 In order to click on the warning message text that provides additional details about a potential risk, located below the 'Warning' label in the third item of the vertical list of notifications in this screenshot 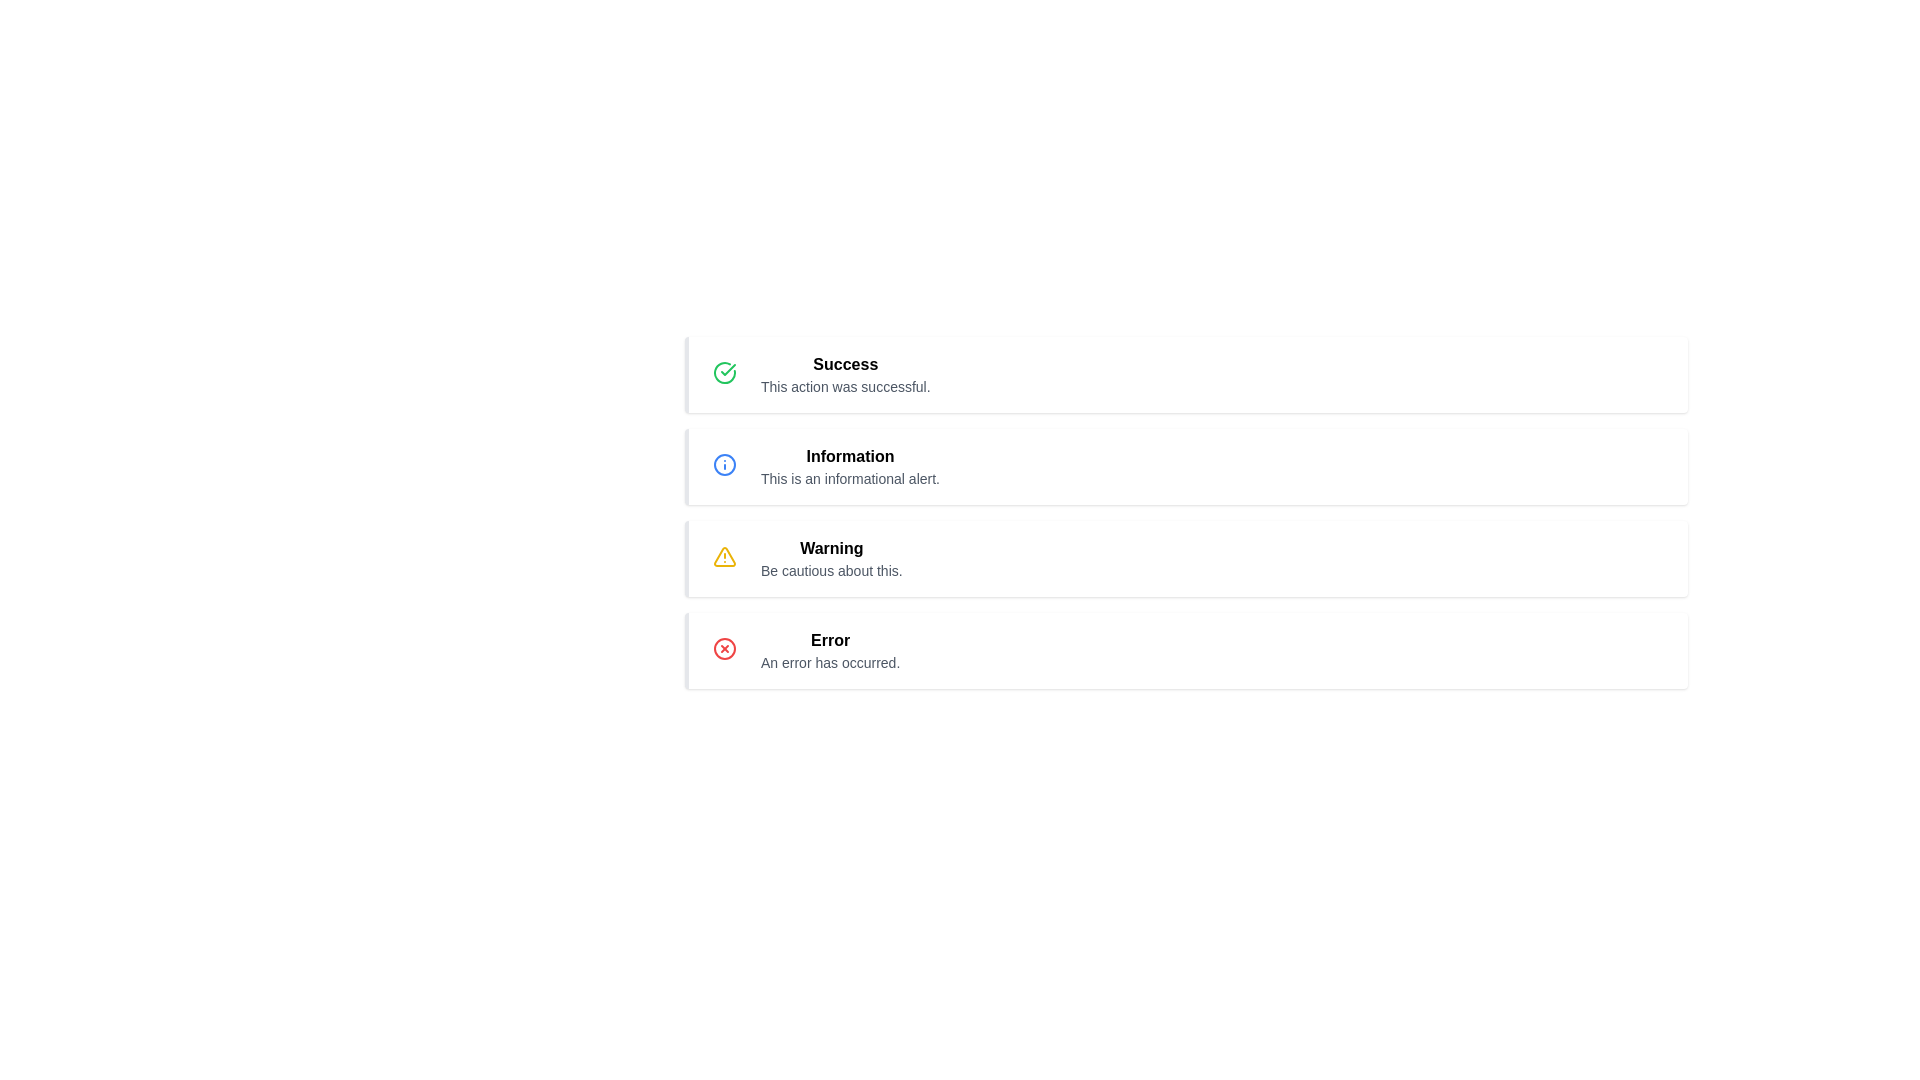, I will do `click(831, 570)`.